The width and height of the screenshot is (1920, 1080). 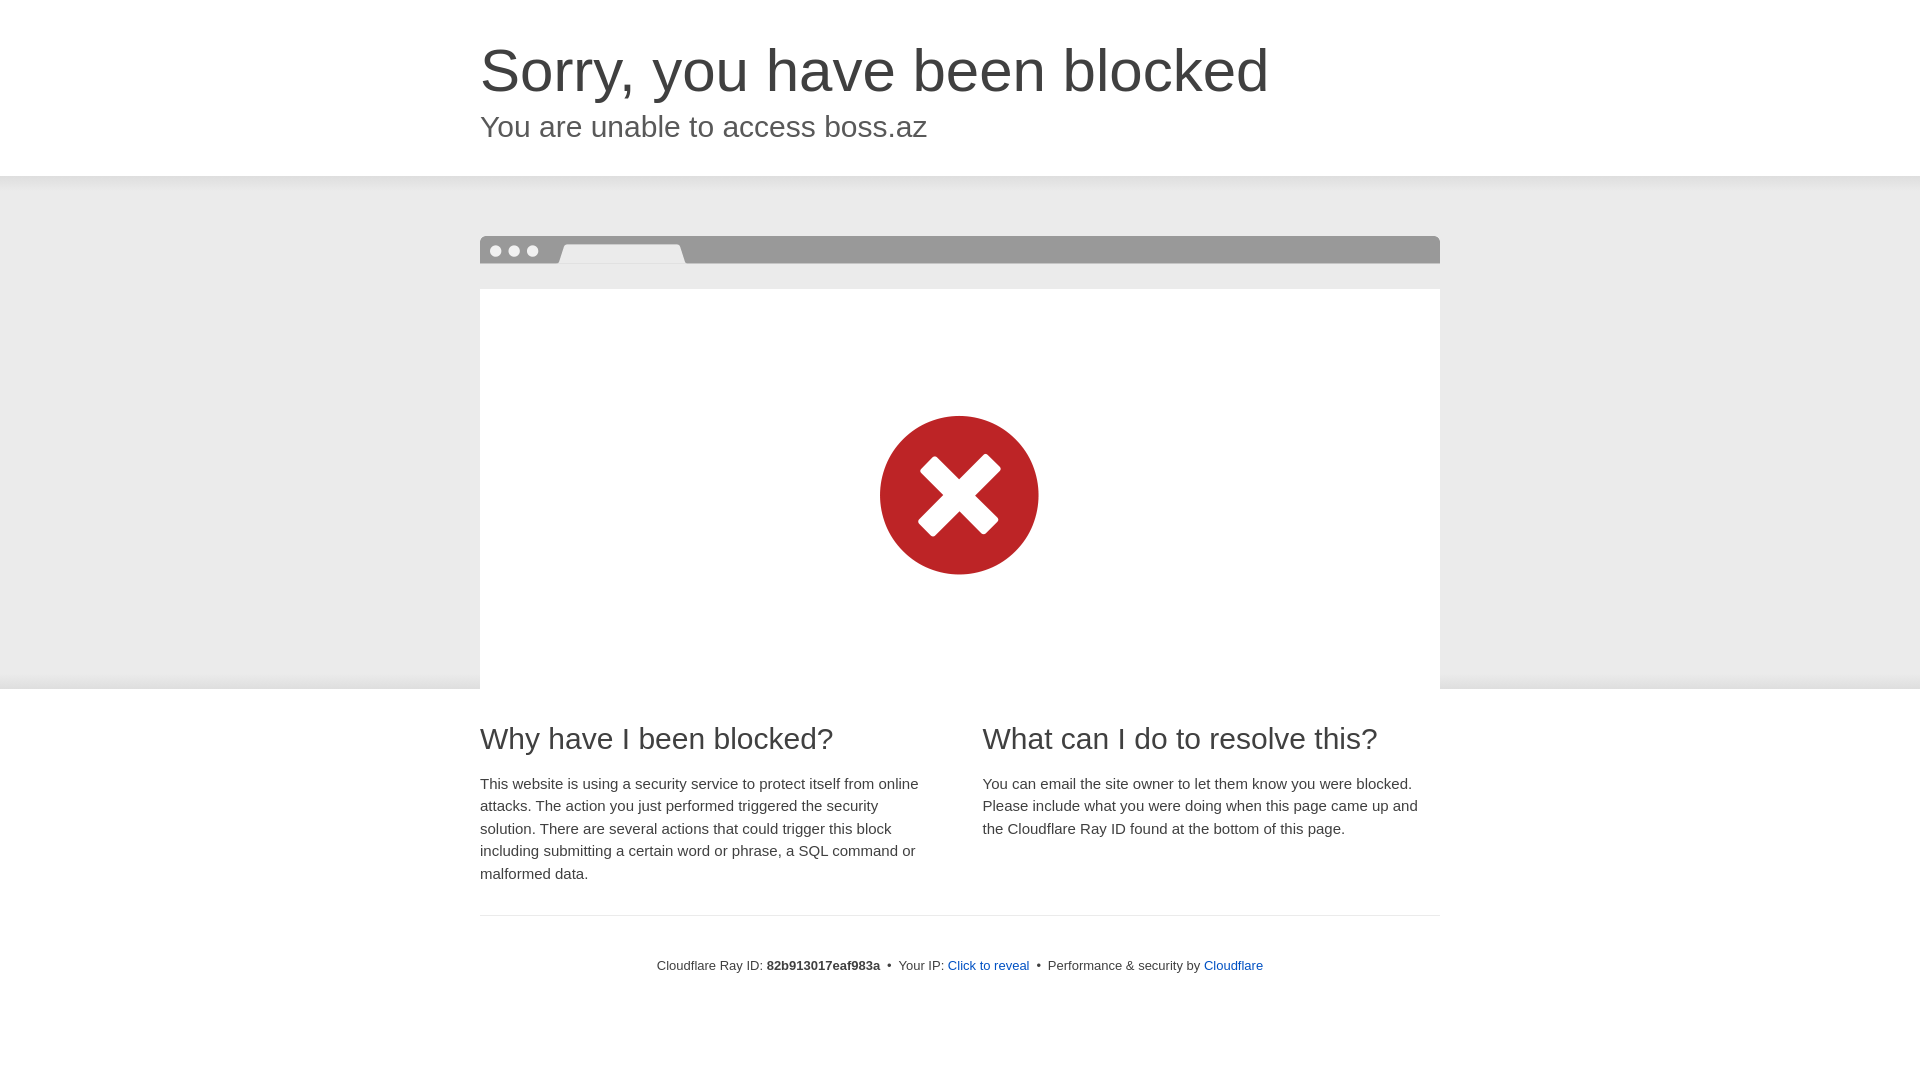 I want to click on 'Click to reveal', so click(x=988, y=964).